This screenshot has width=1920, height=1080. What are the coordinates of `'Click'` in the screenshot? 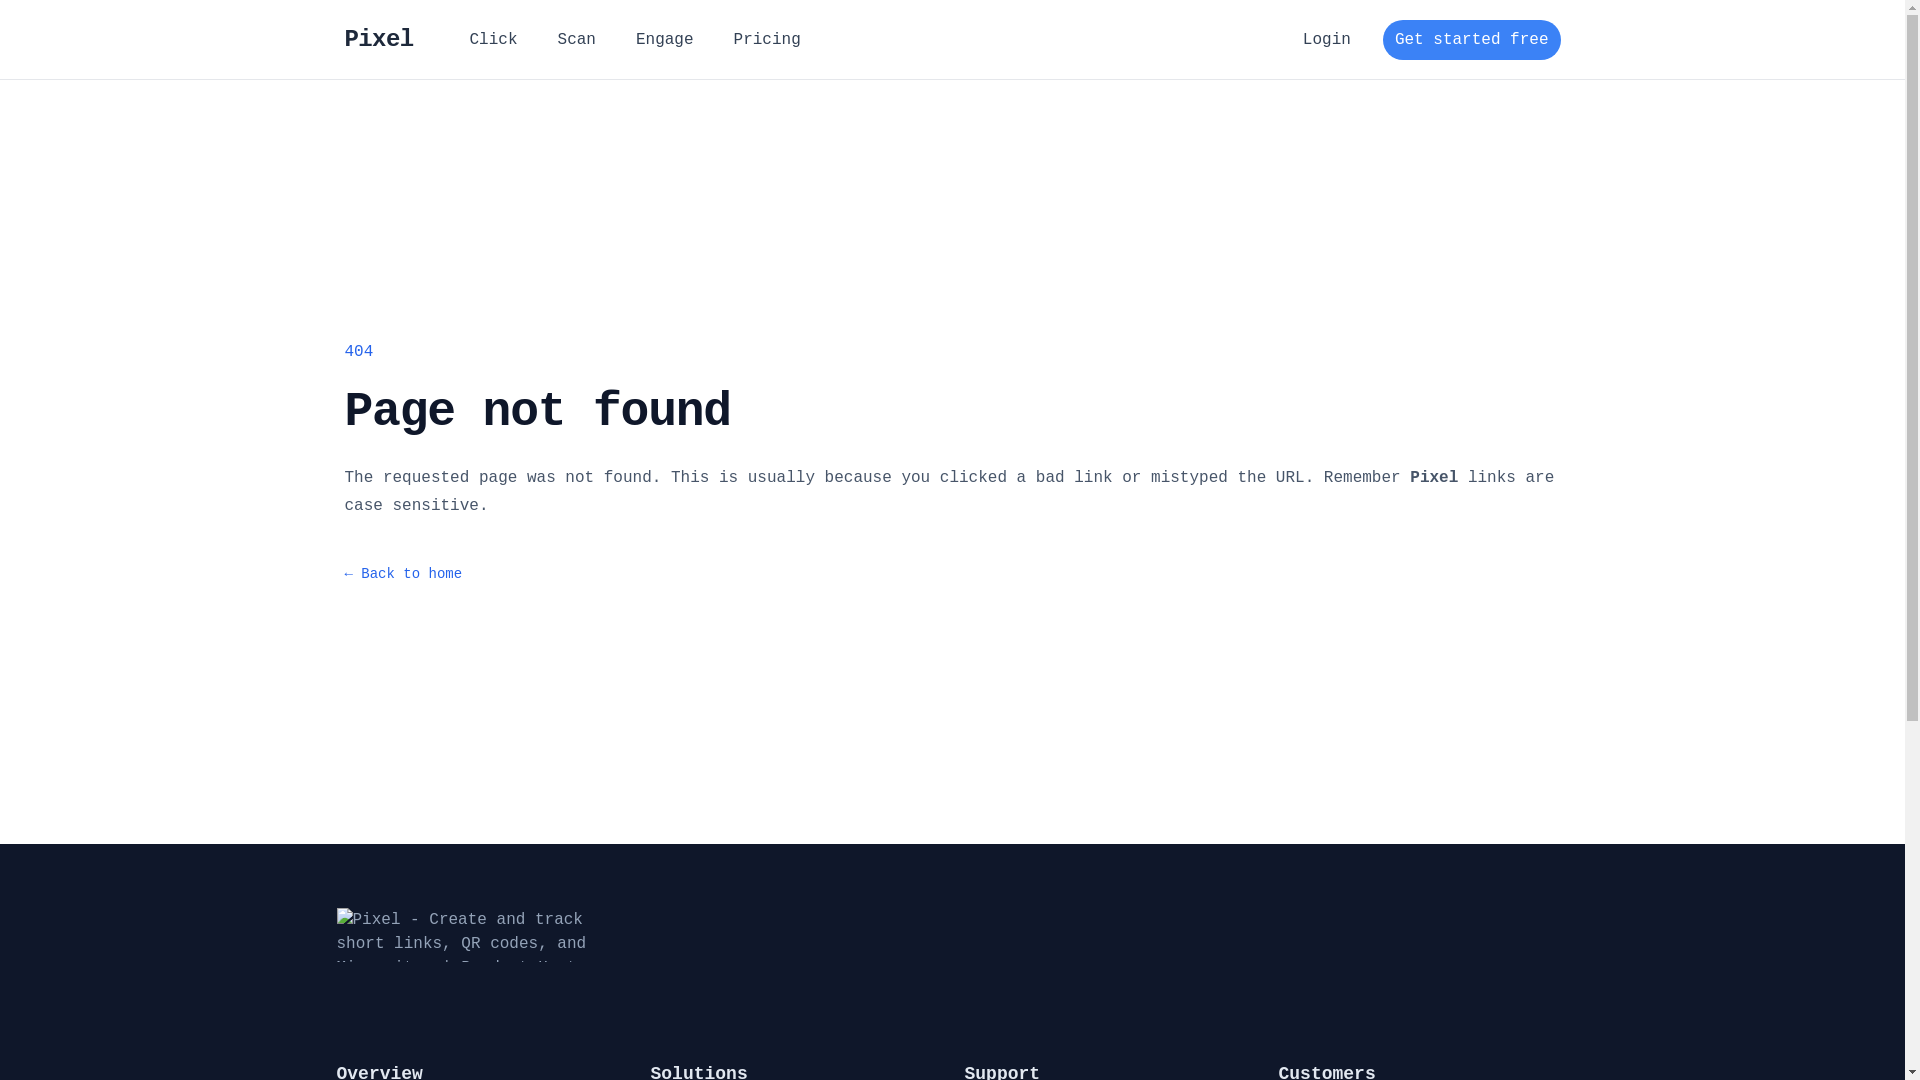 It's located at (494, 39).